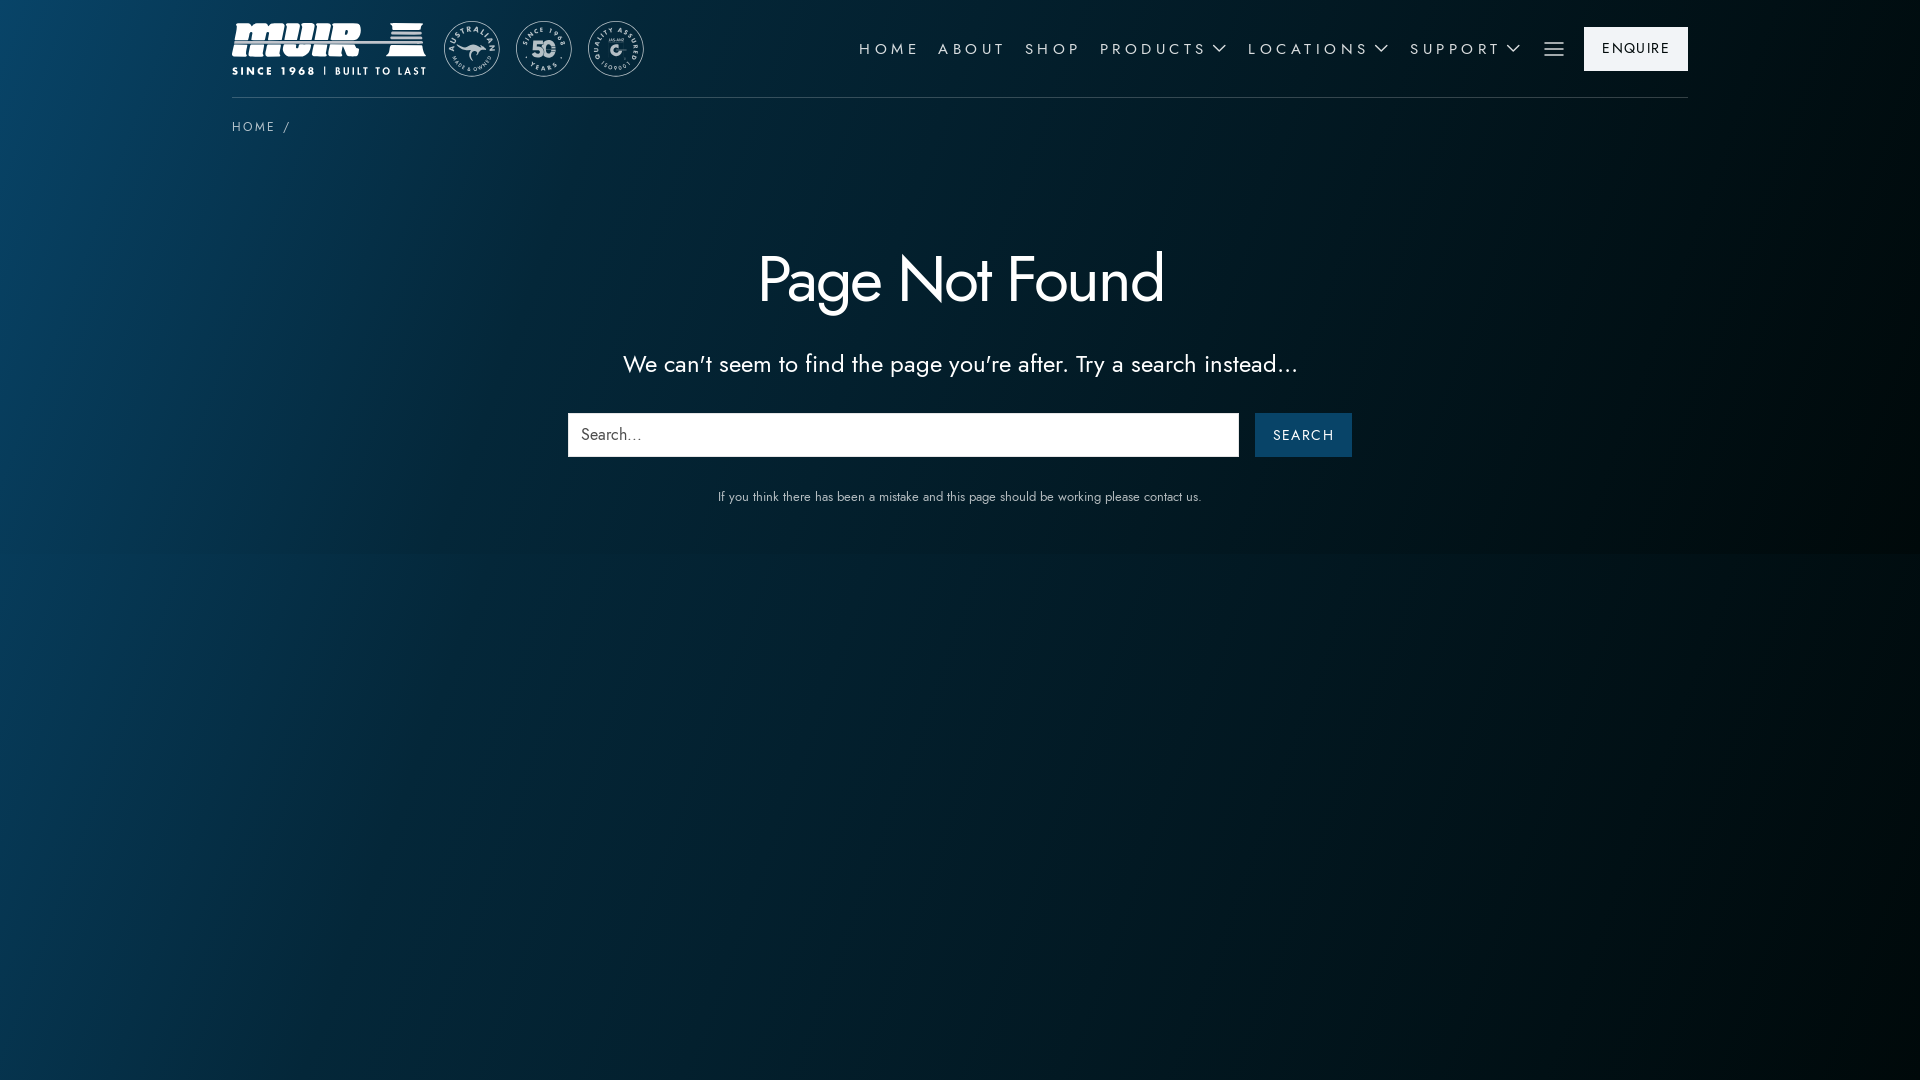  Describe the element at coordinates (1309, 48) in the screenshot. I see `'LOCATIONS'` at that location.